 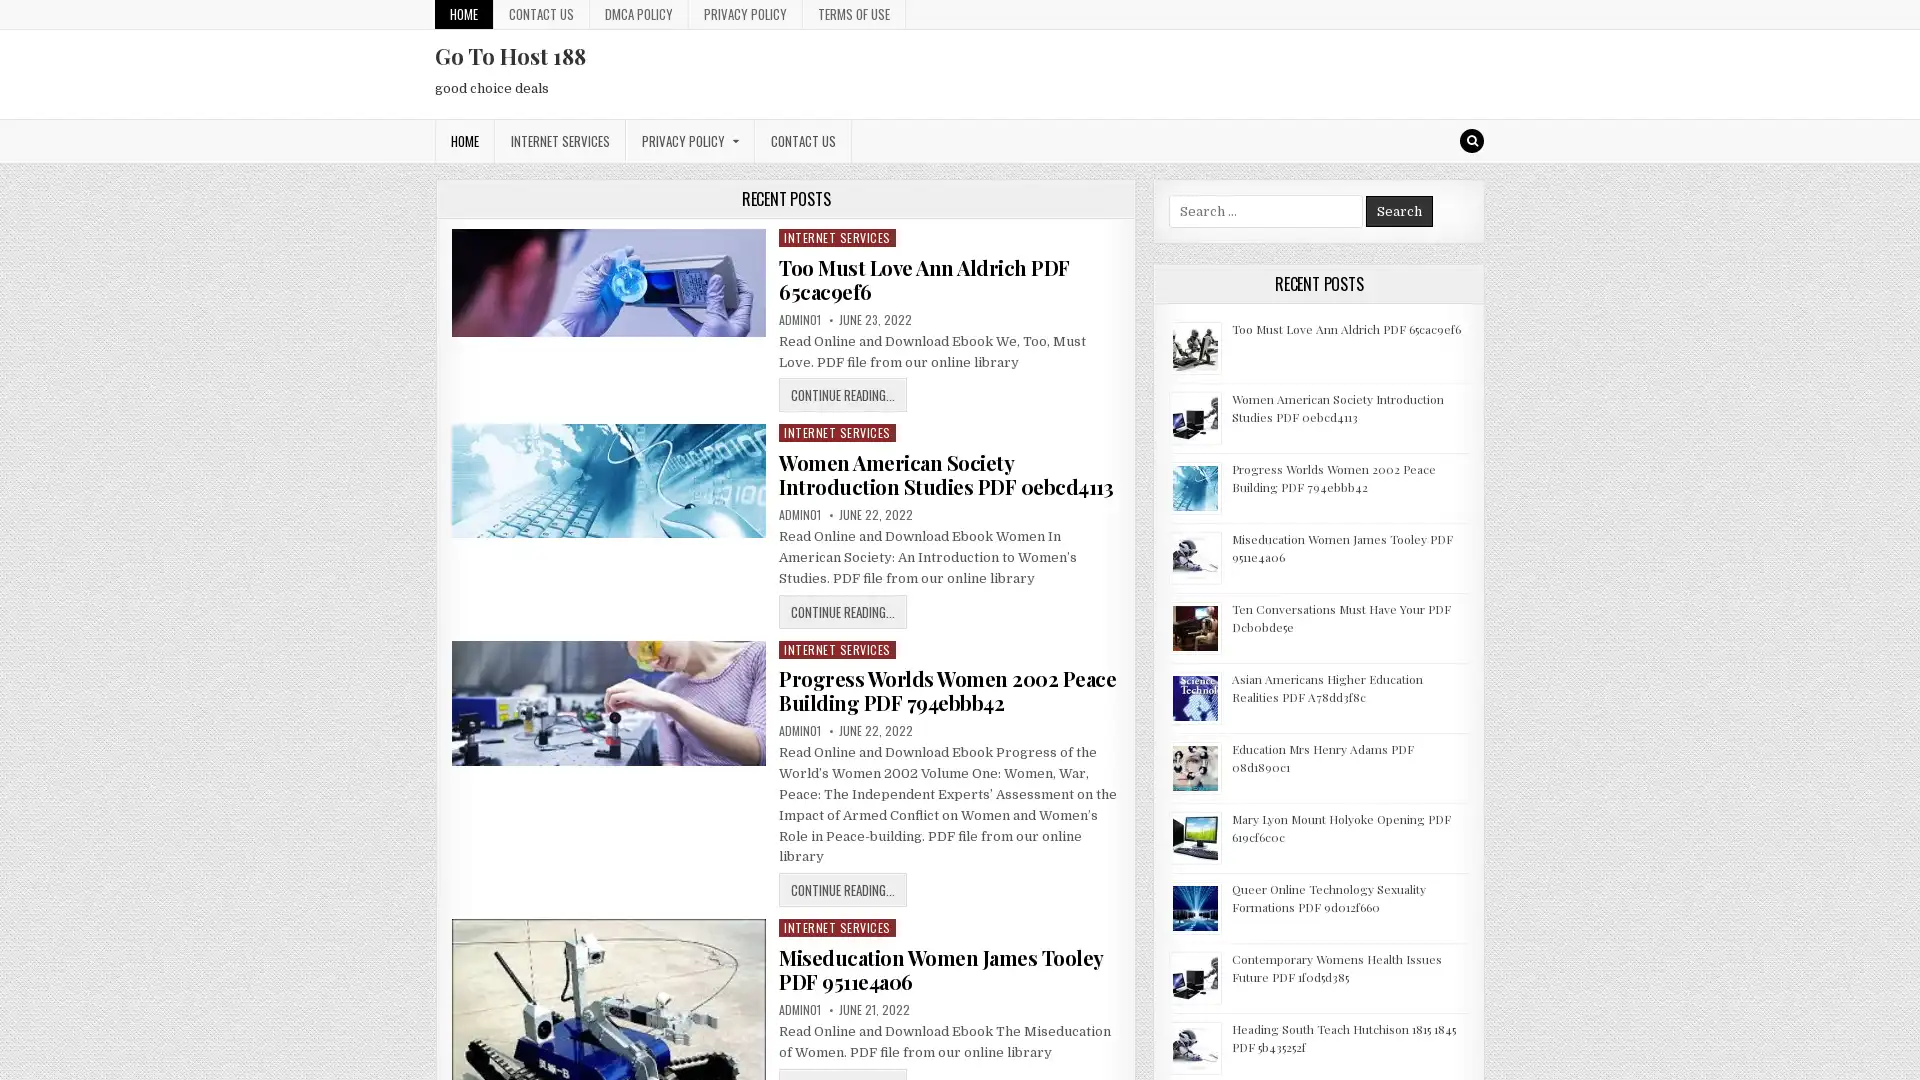 What do you see at coordinates (1398, 211) in the screenshot?
I see `Search` at bounding box center [1398, 211].